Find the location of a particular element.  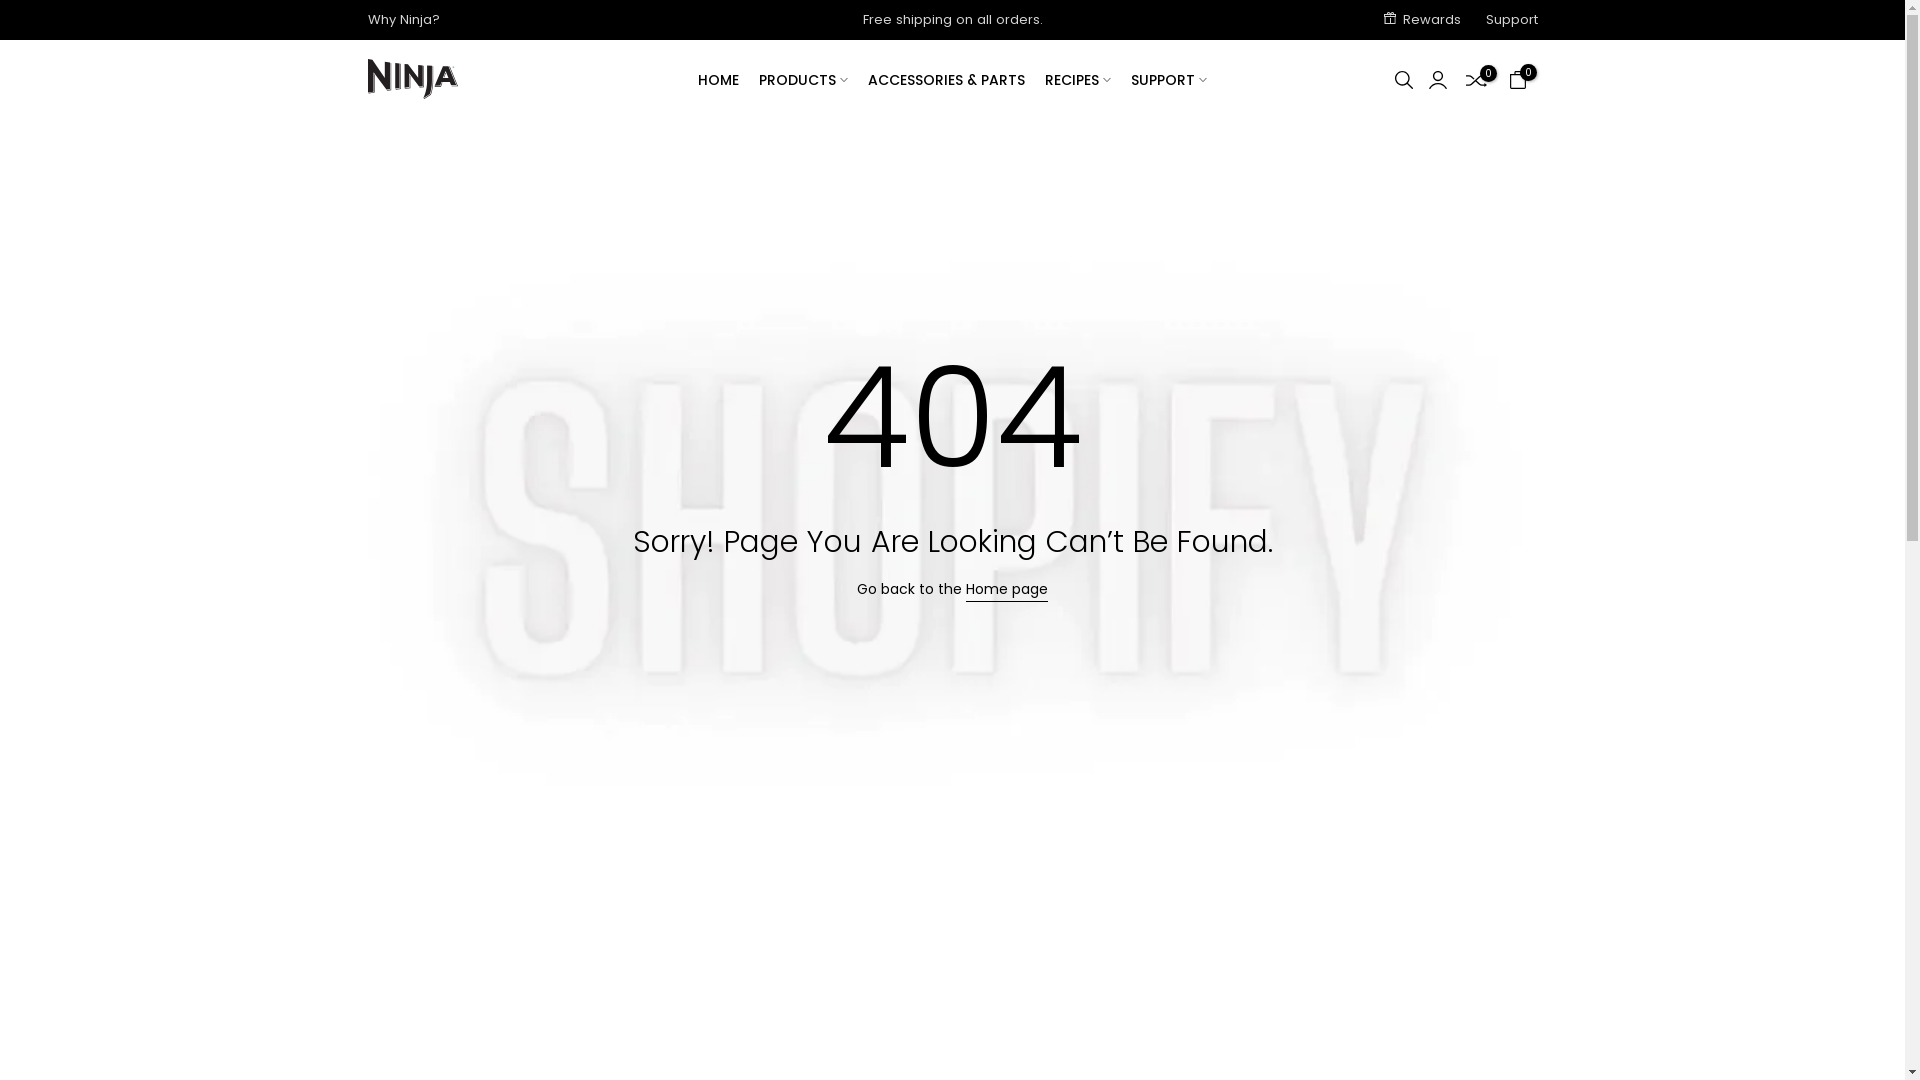

'ACCESSORIES & PARTS' is located at coordinates (945, 79).